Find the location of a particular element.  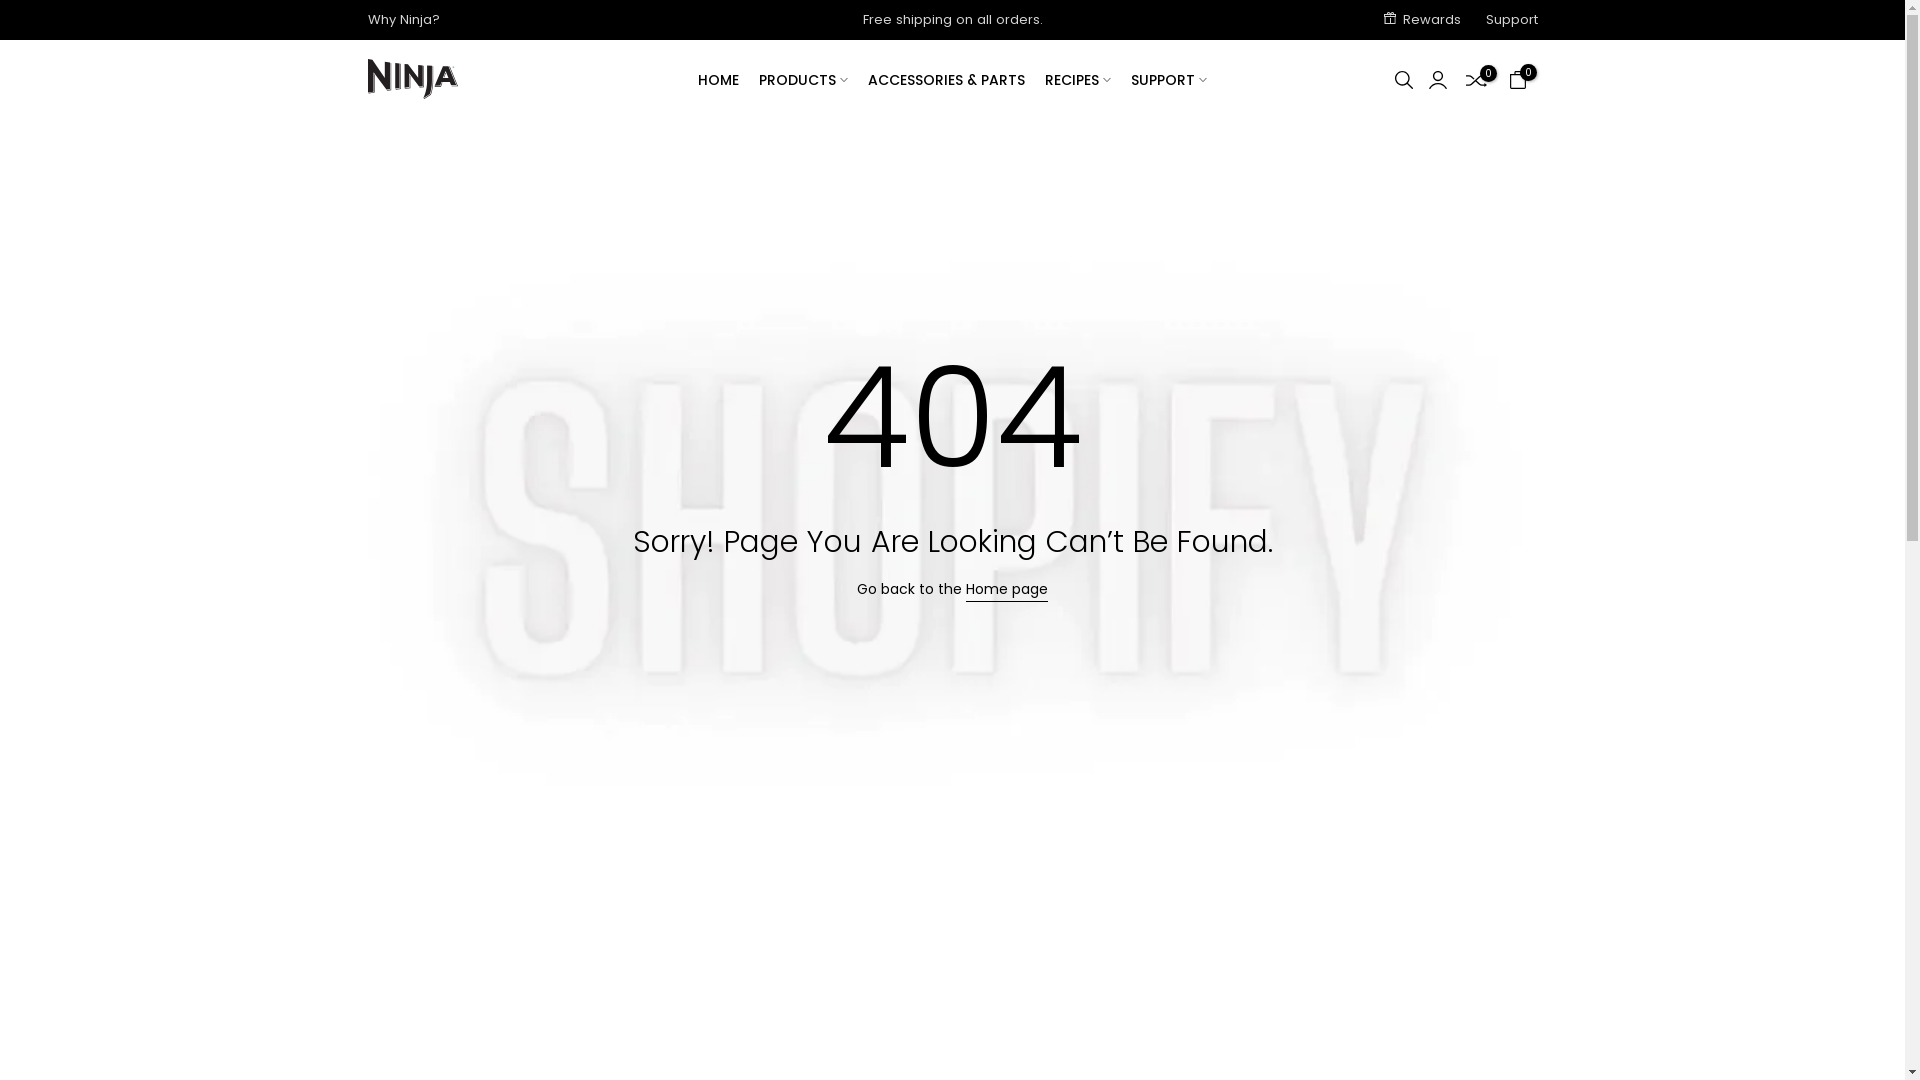

'ACCESSORIES & PARTS' is located at coordinates (945, 79).